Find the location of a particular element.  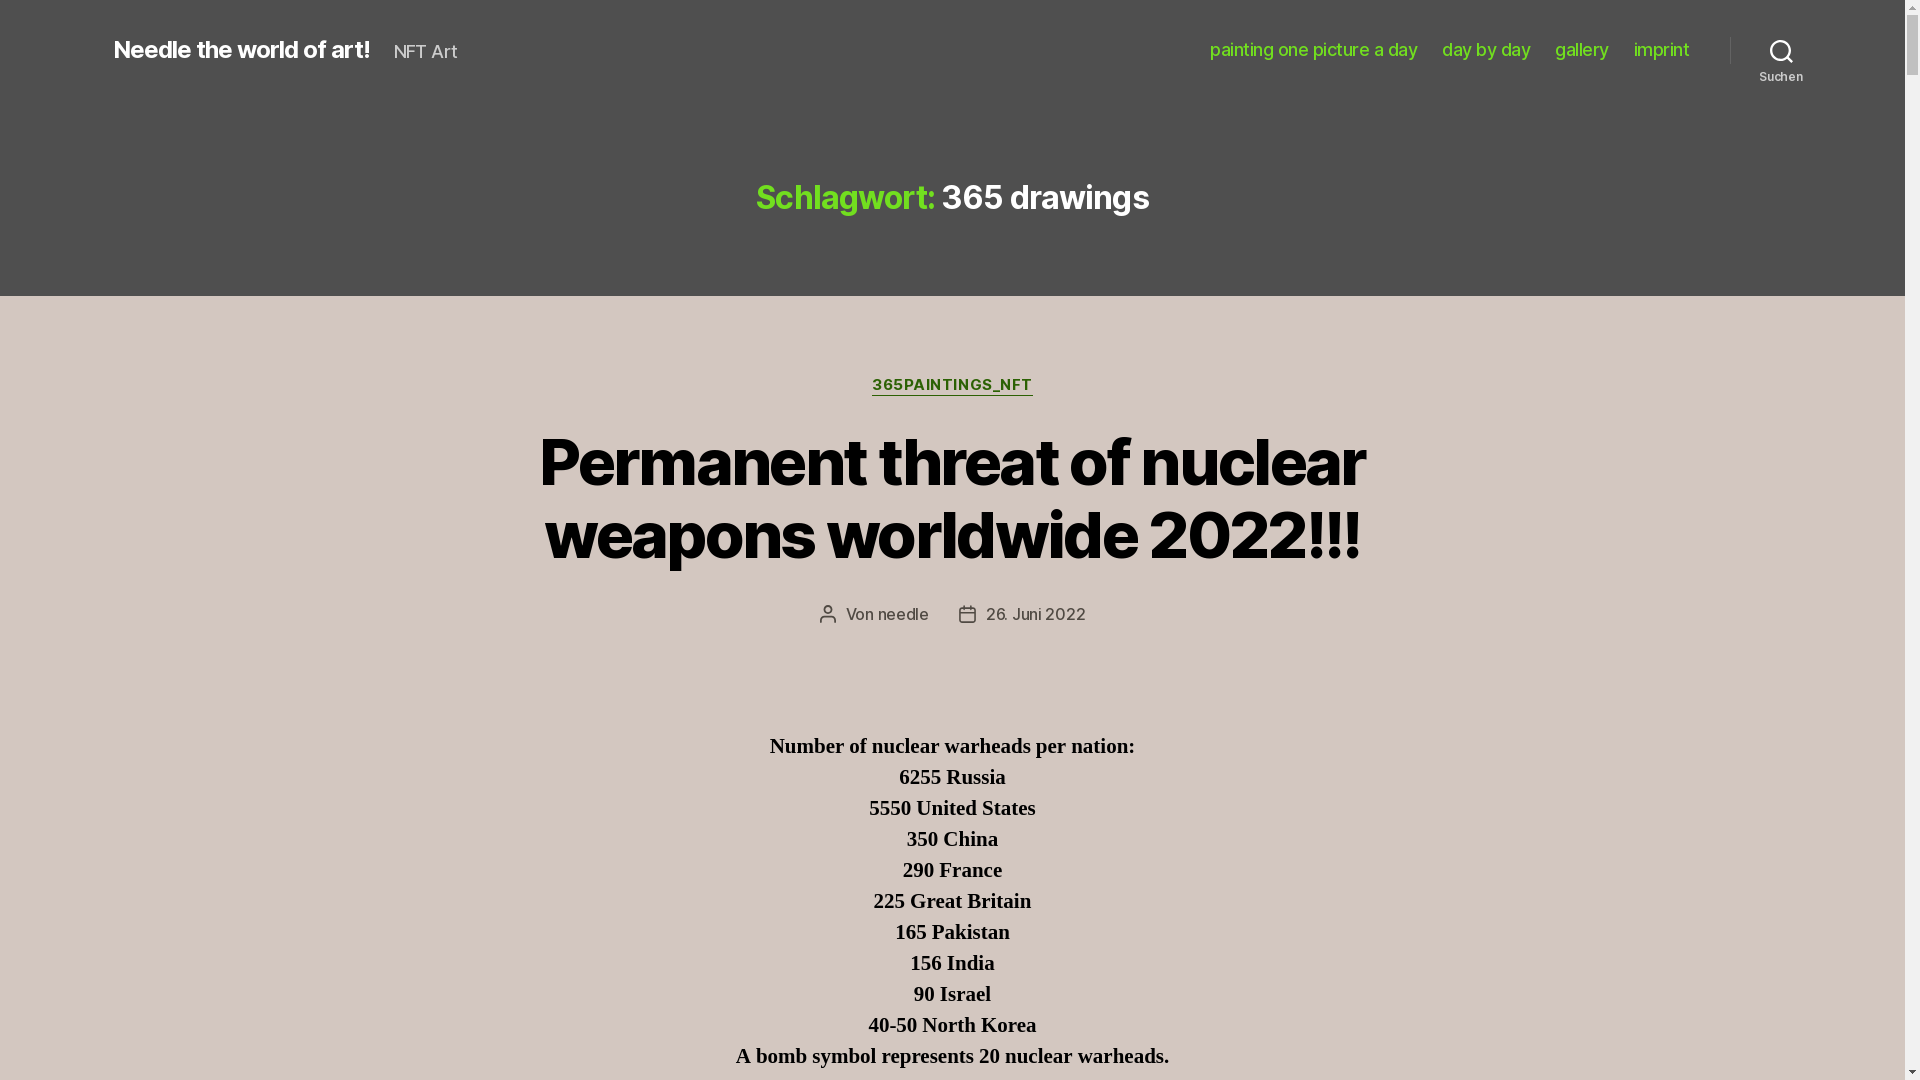

'needle' is located at coordinates (902, 612).